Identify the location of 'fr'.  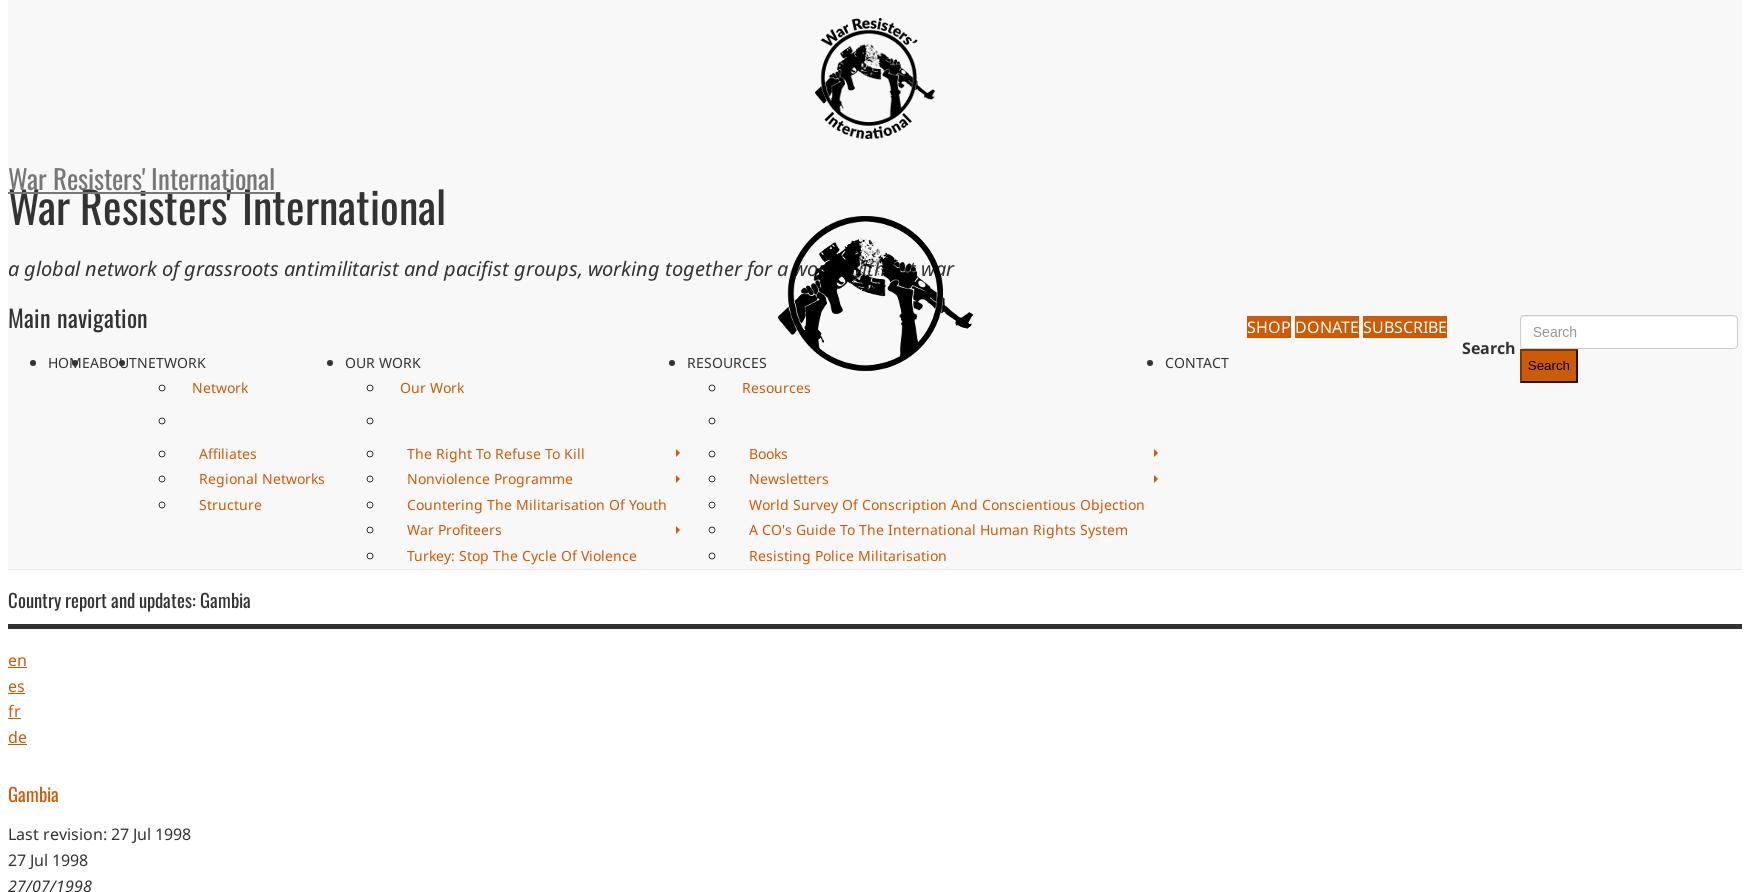
(14, 711).